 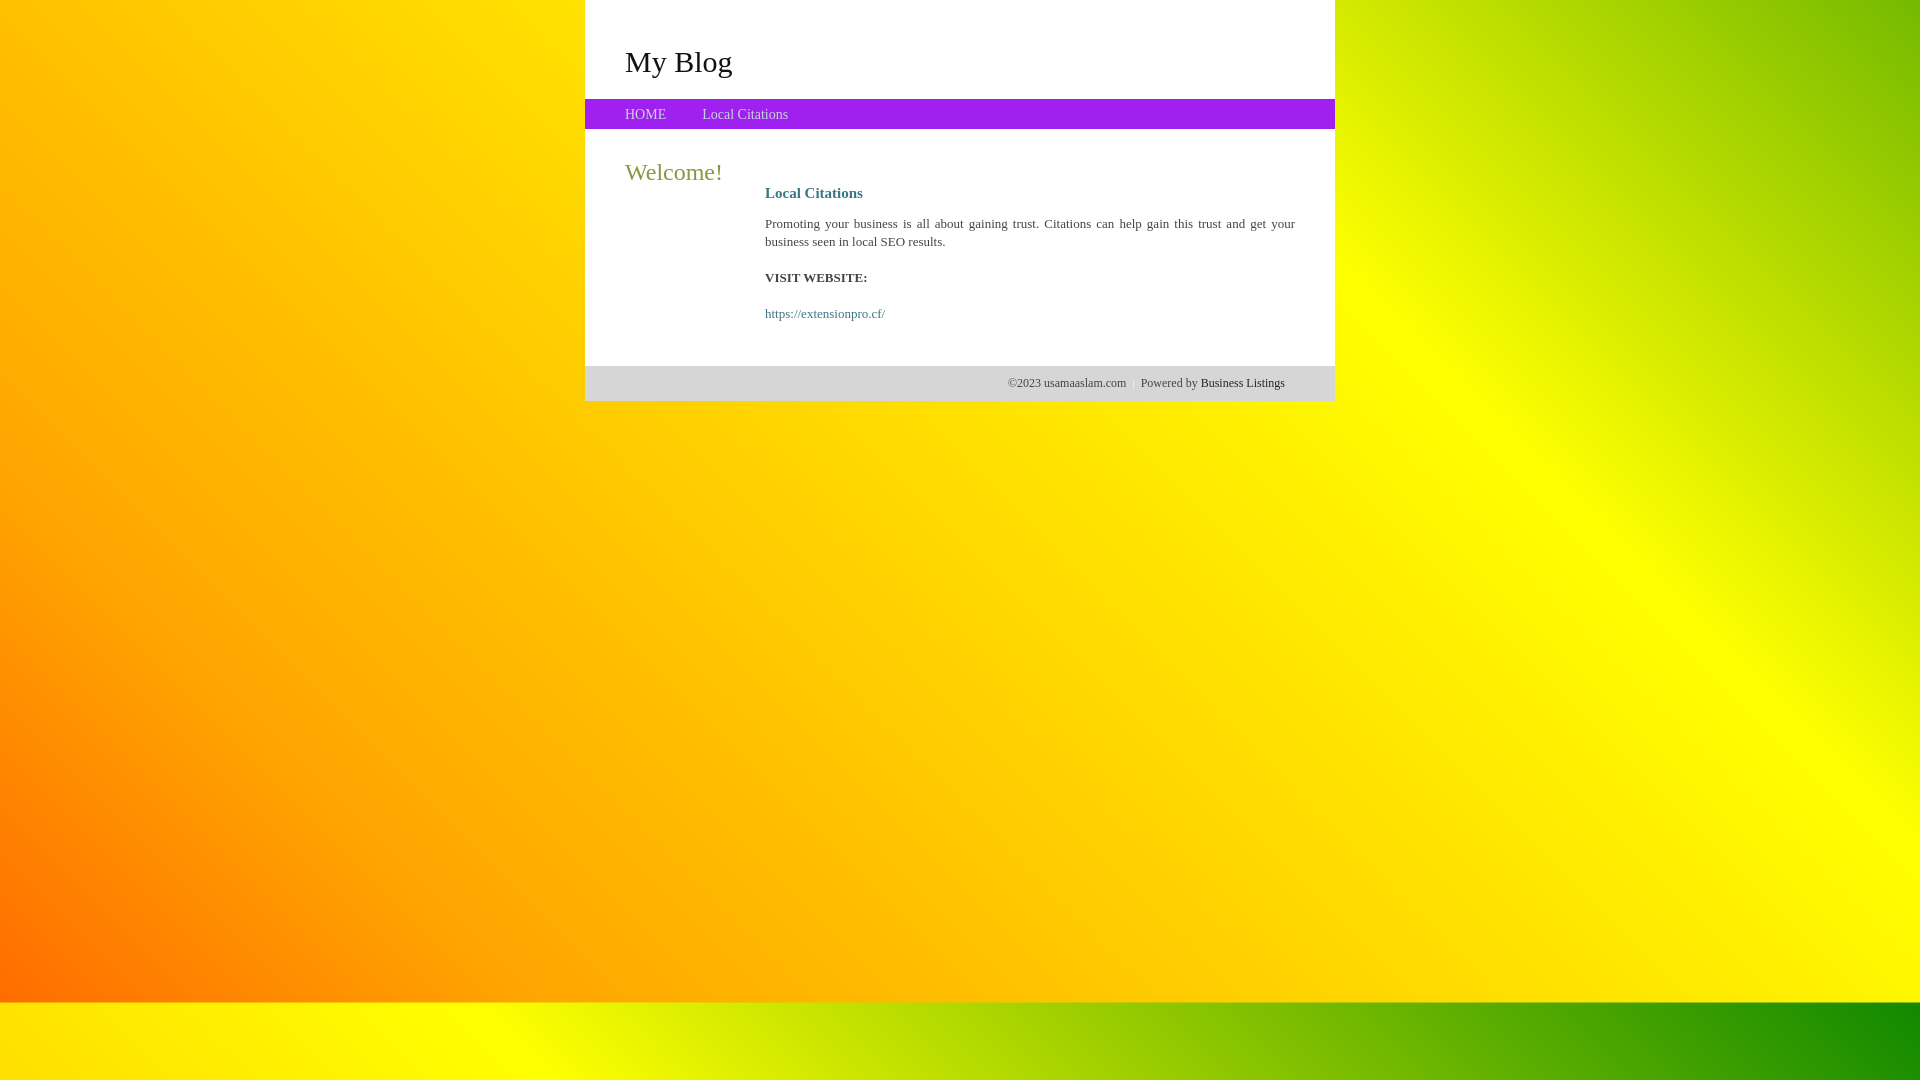 I want to click on 'Business Listings', so click(x=1242, y=382).